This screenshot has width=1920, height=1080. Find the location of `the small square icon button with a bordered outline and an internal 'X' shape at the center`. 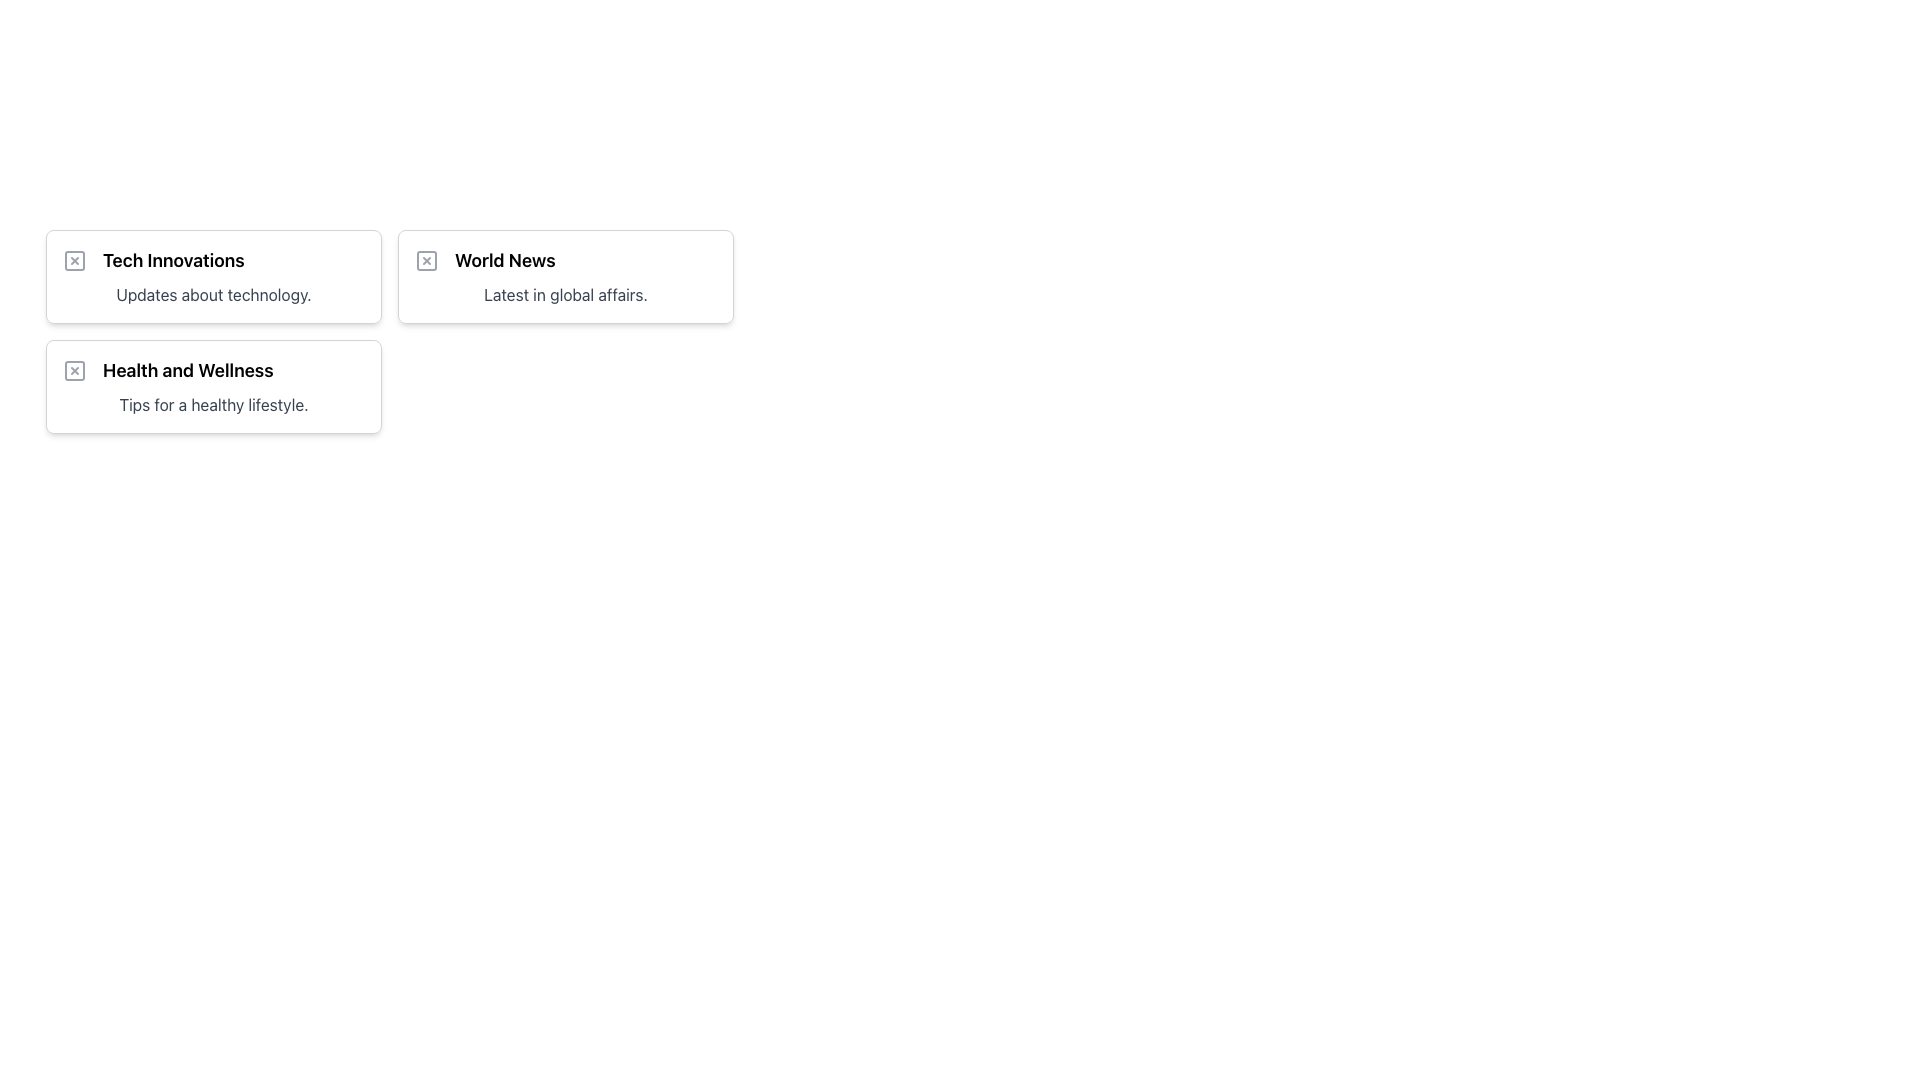

the small square icon button with a bordered outline and an internal 'X' shape at the center is located at coordinates (75, 260).